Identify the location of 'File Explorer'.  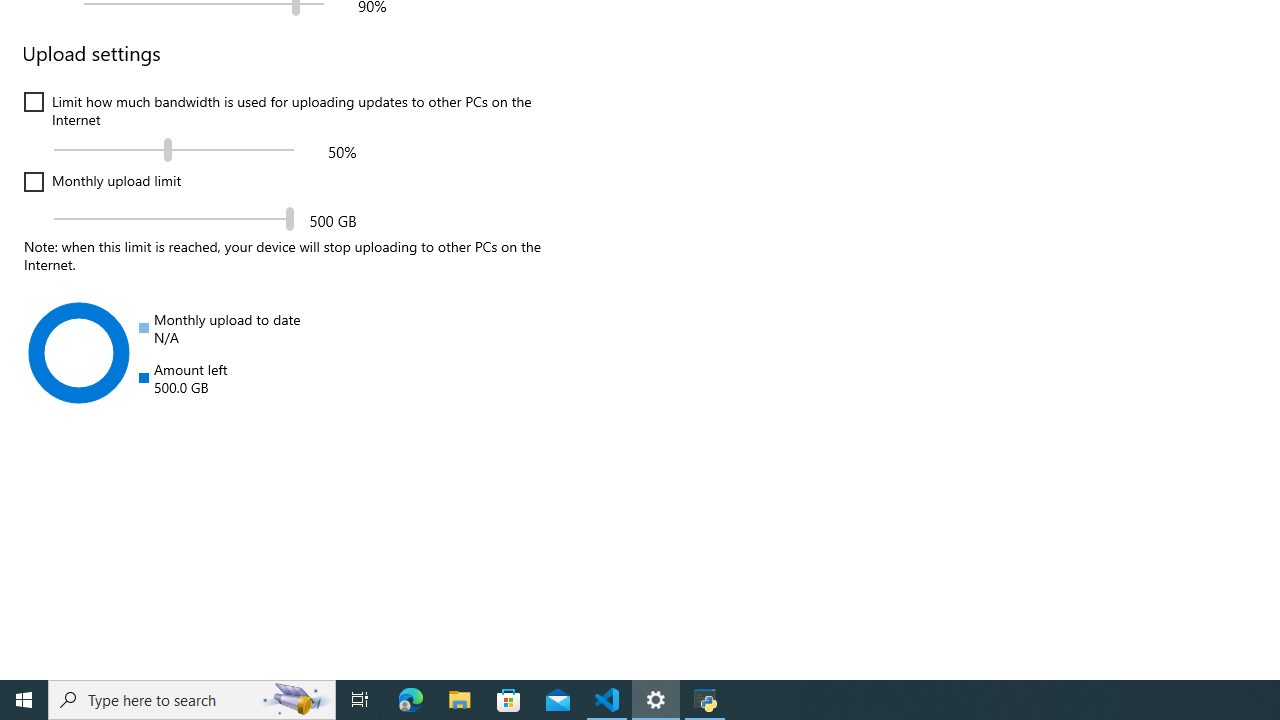
(459, 698).